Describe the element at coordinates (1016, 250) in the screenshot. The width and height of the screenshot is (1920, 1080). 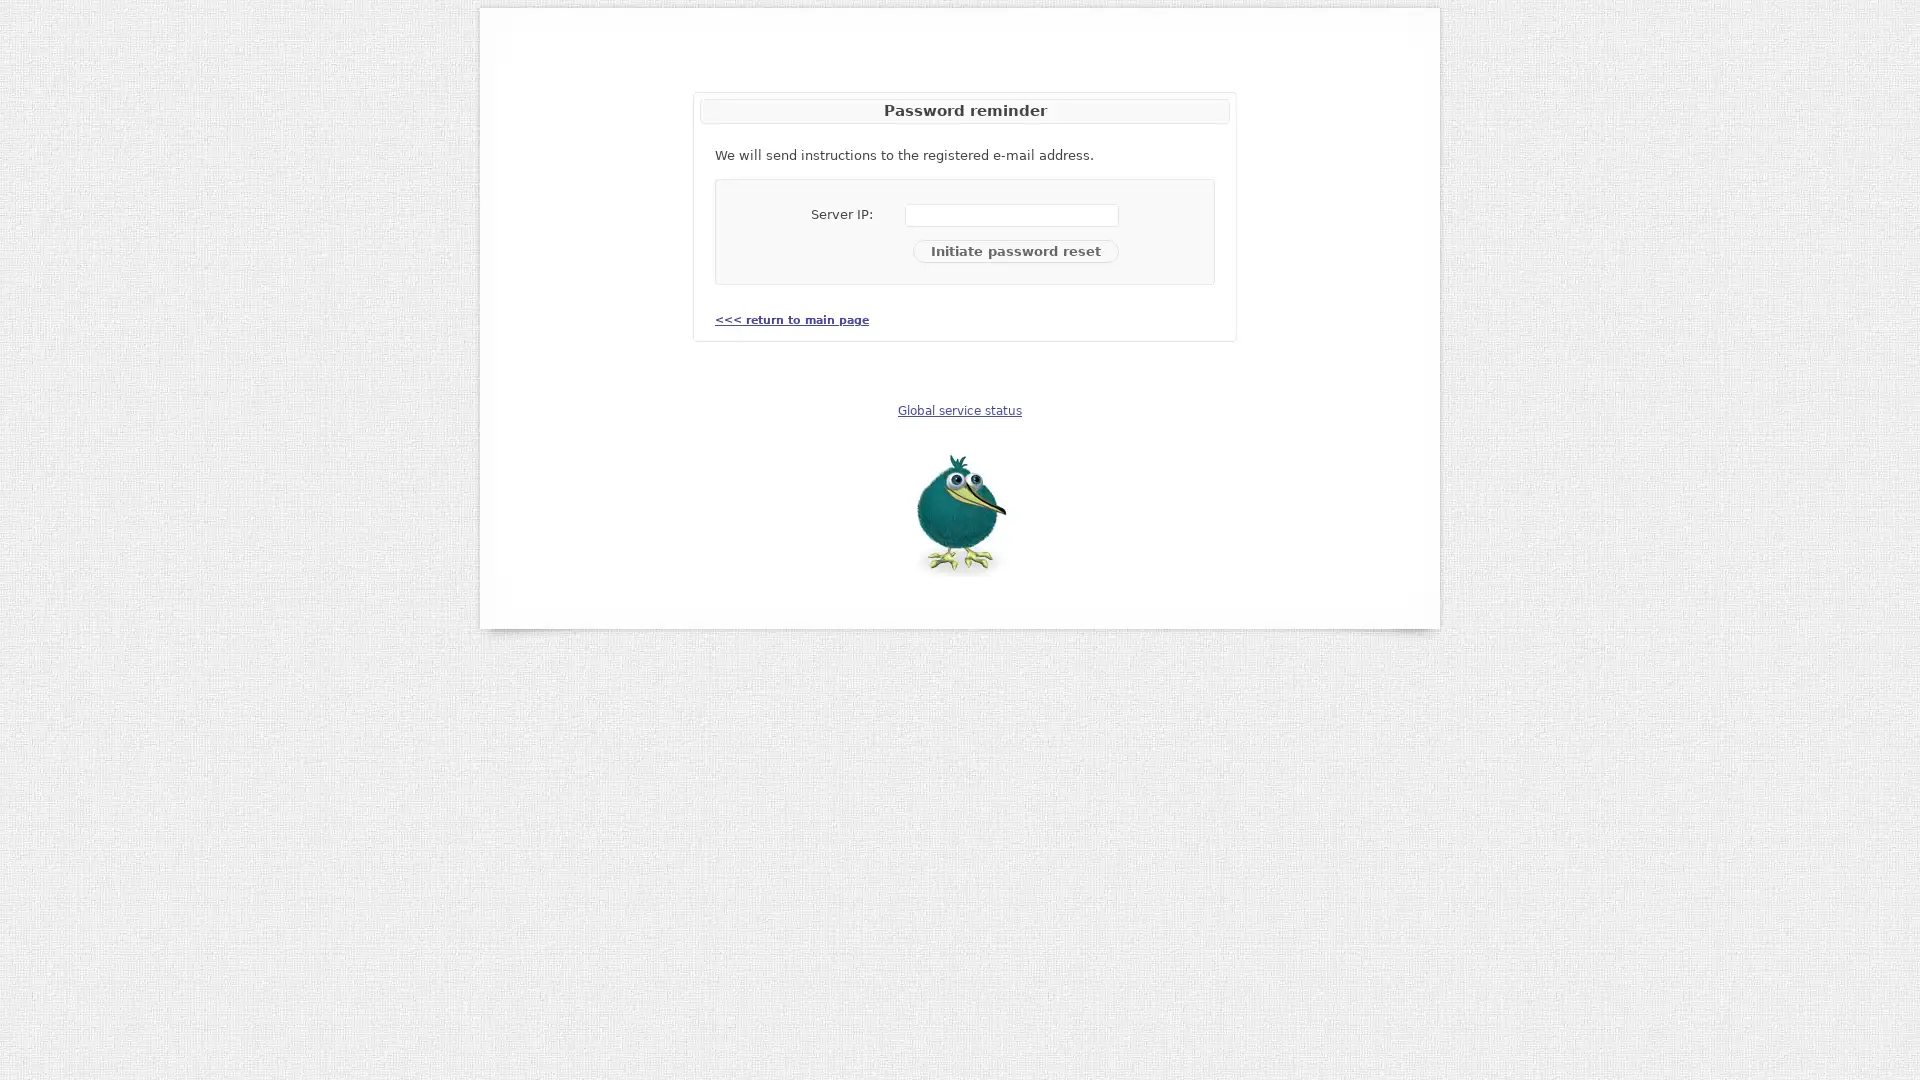
I see `Initiate password reset` at that location.